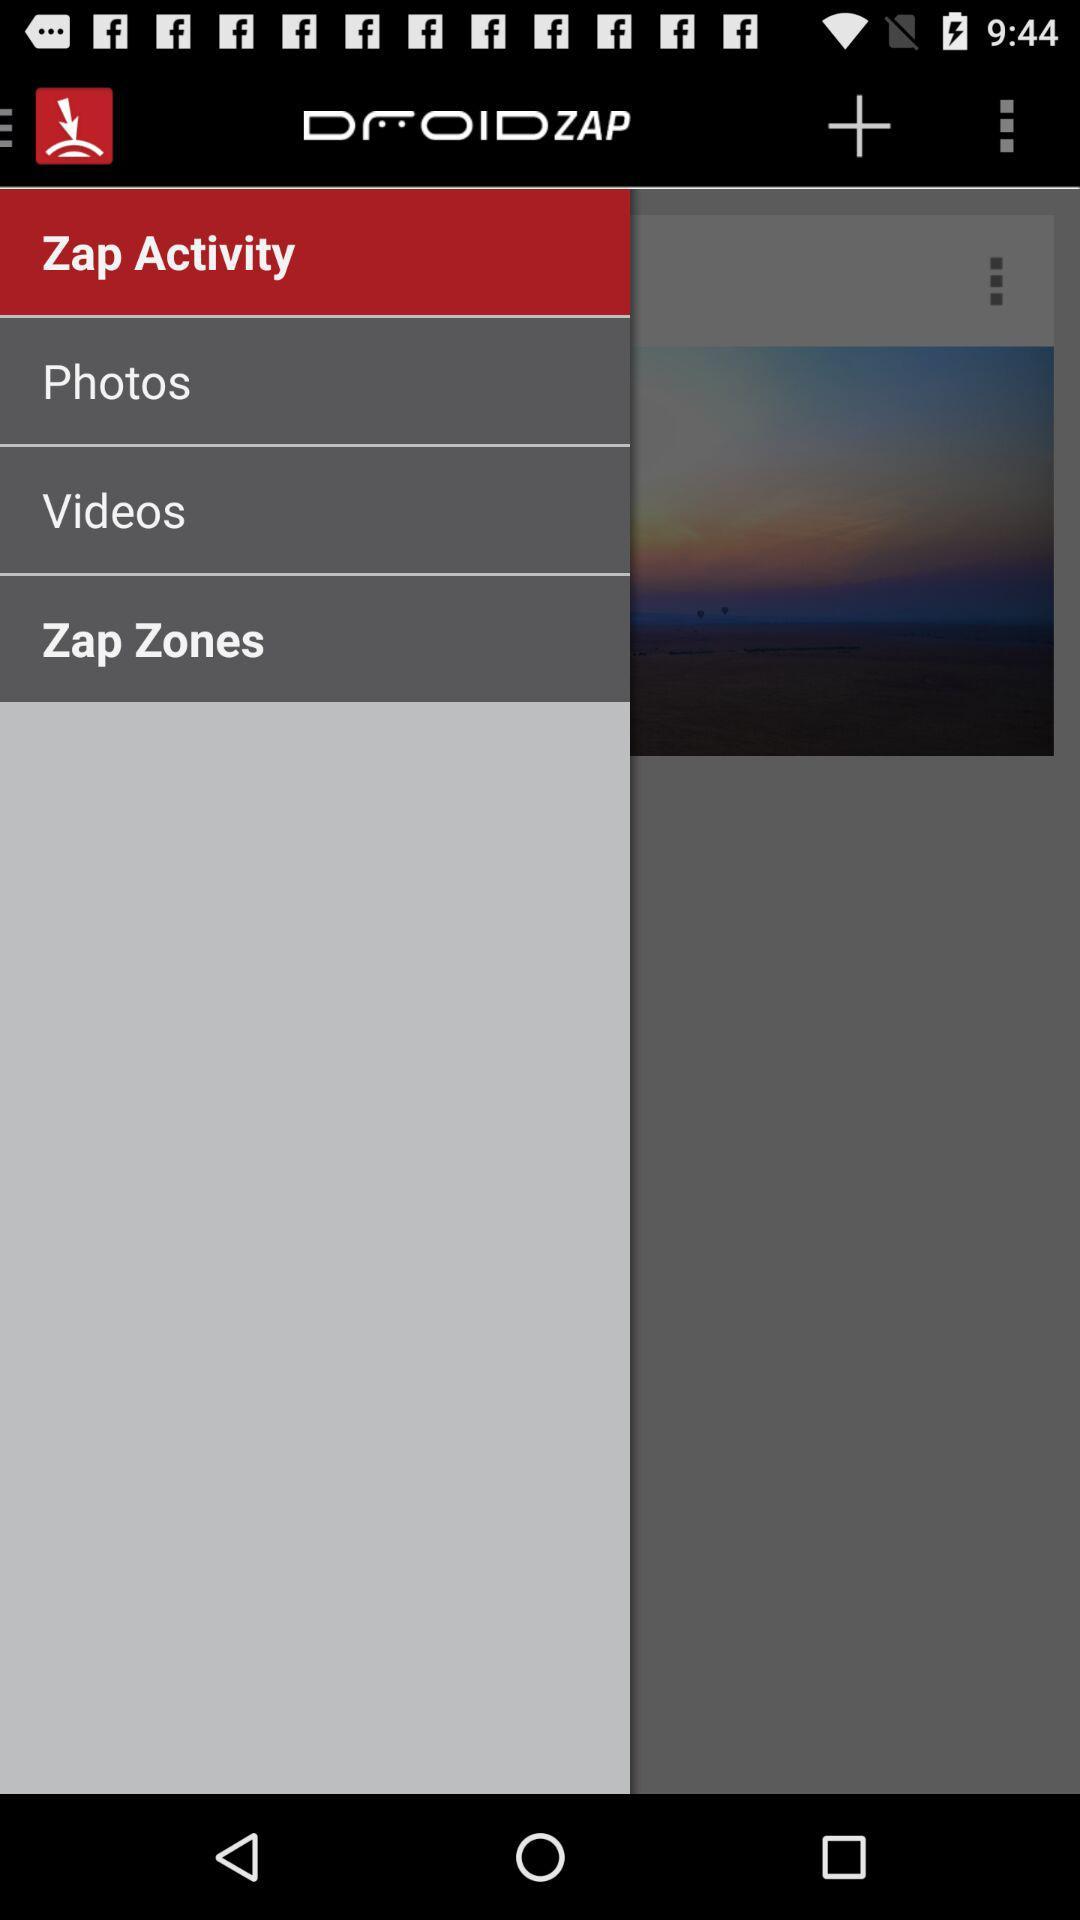 This screenshot has width=1080, height=1920. What do you see at coordinates (858, 124) in the screenshot?
I see `plus symbol` at bounding box center [858, 124].